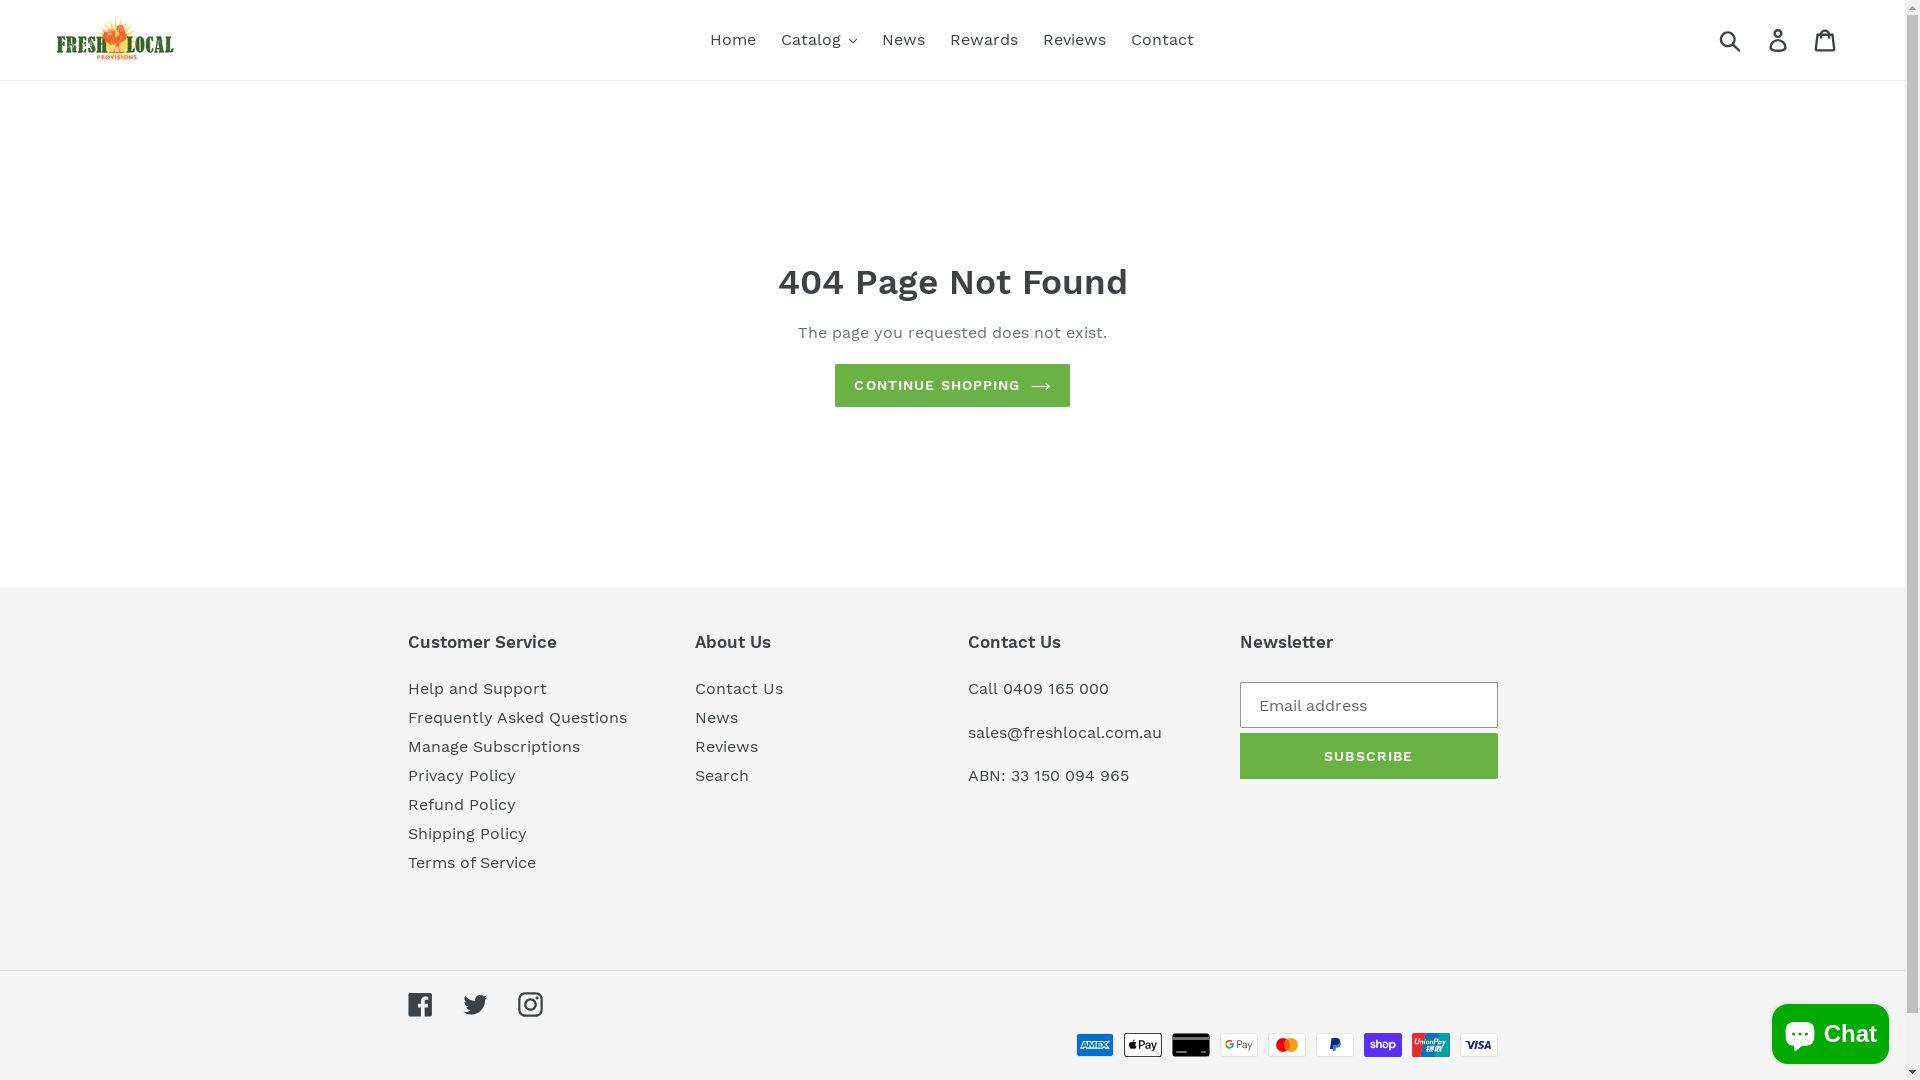  Describe the element at coordinates (950, 385) in the screenshot. I see `'CONTINUE SHOPPING'` at that location.